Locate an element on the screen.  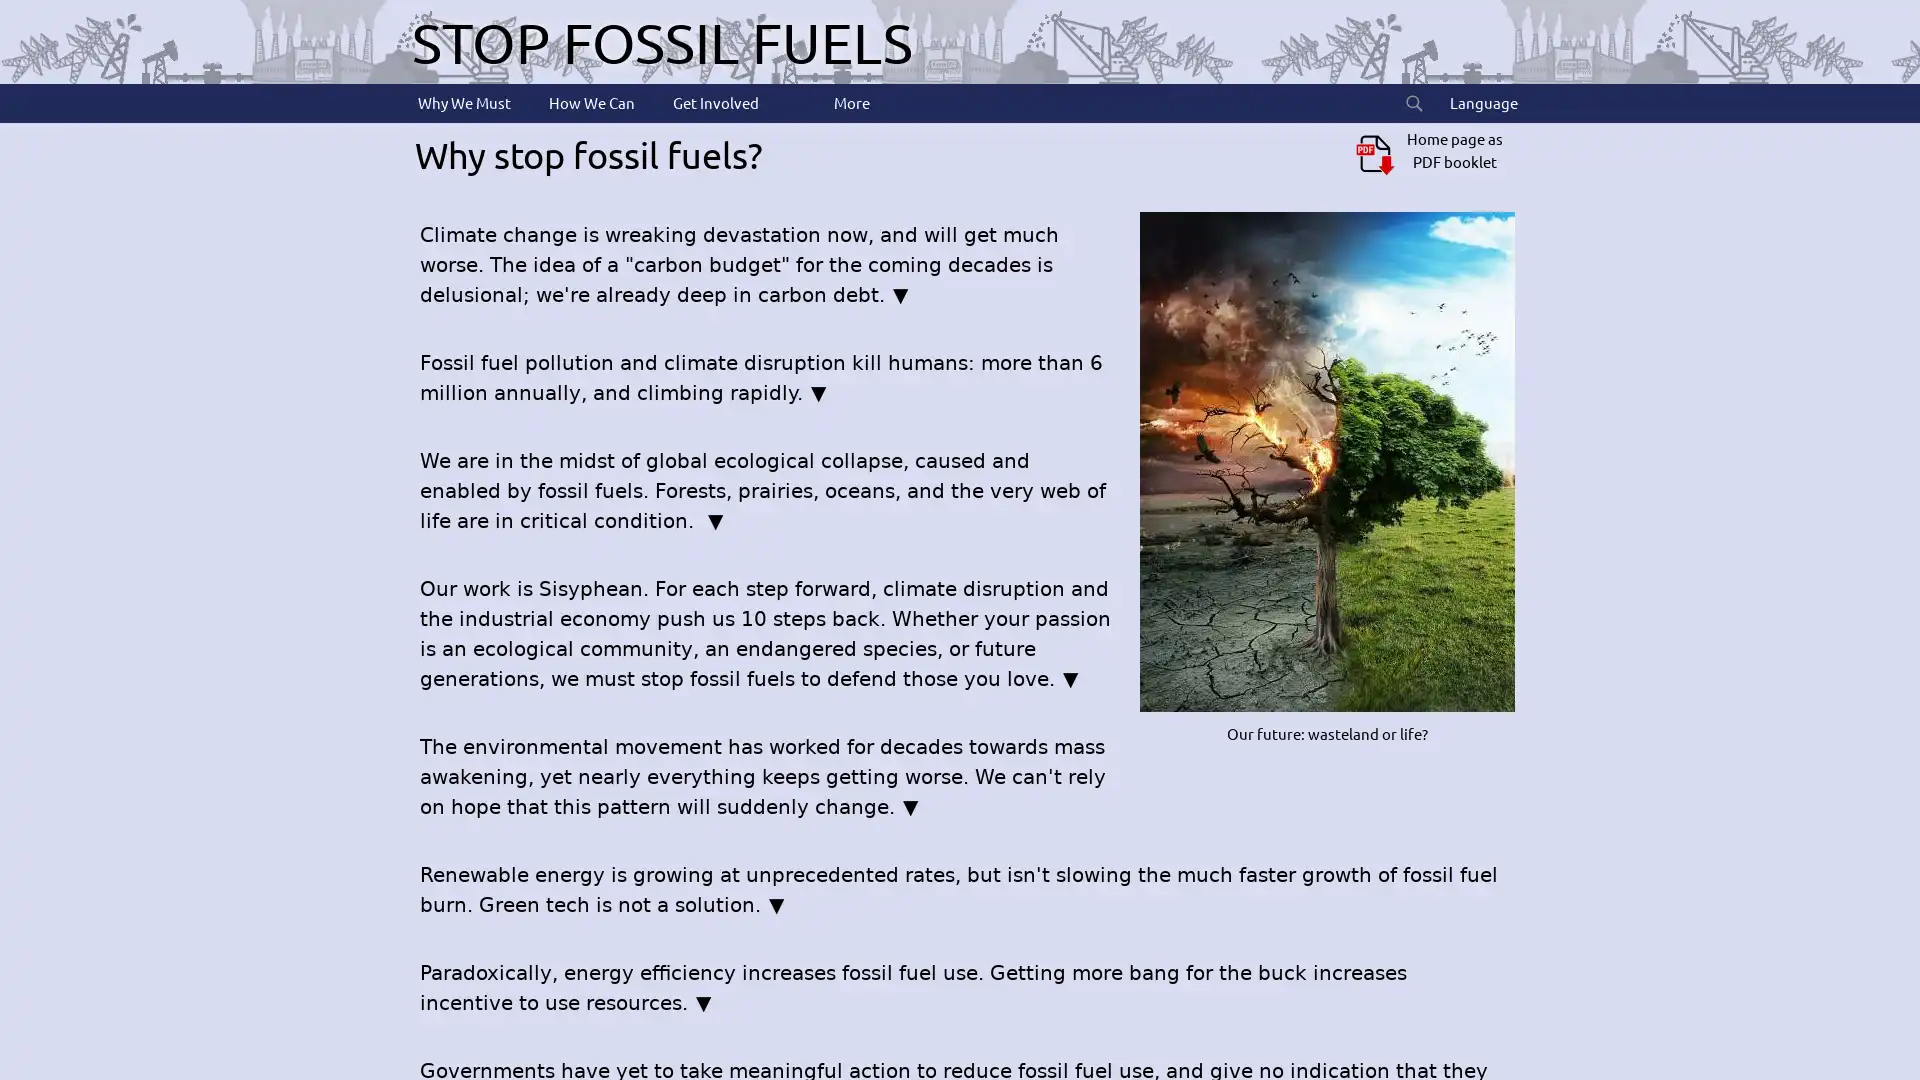
How We Can is located at coordinates (587, 103).